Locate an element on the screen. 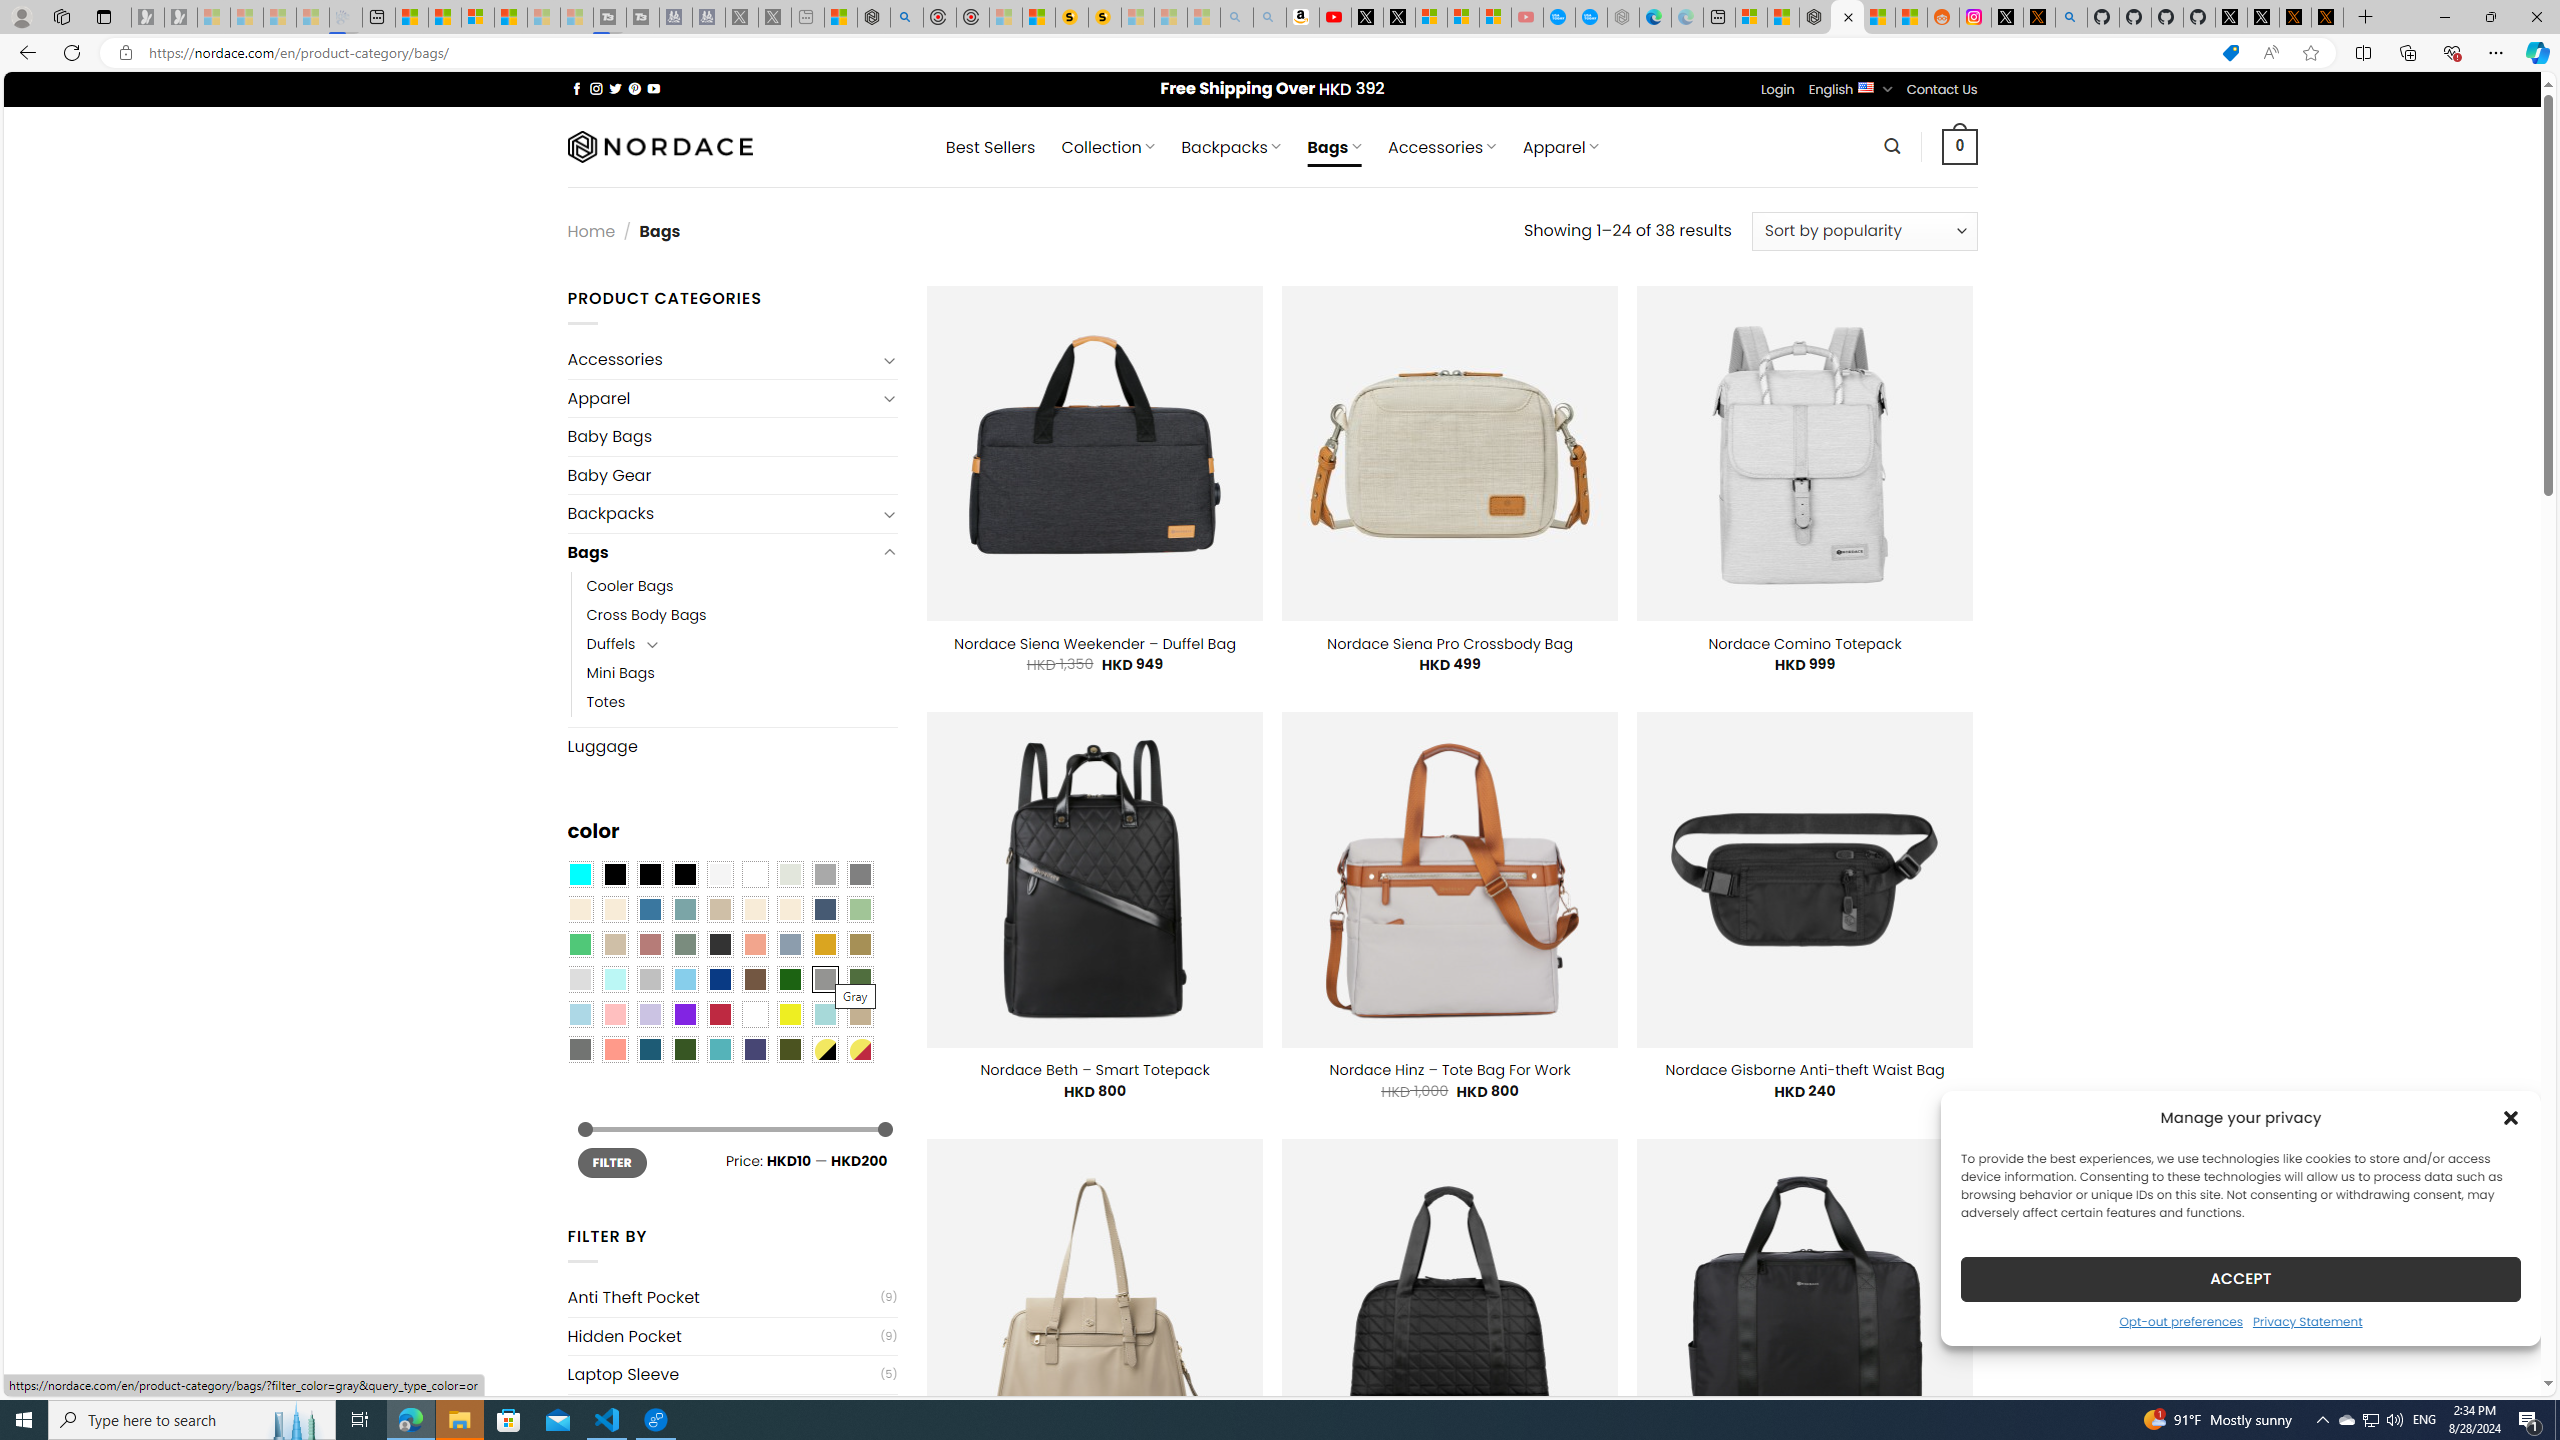 The height and width of the screenshot is (1440, 2560). 'Hidden Pocket' is located at coordinates (722, 1336).